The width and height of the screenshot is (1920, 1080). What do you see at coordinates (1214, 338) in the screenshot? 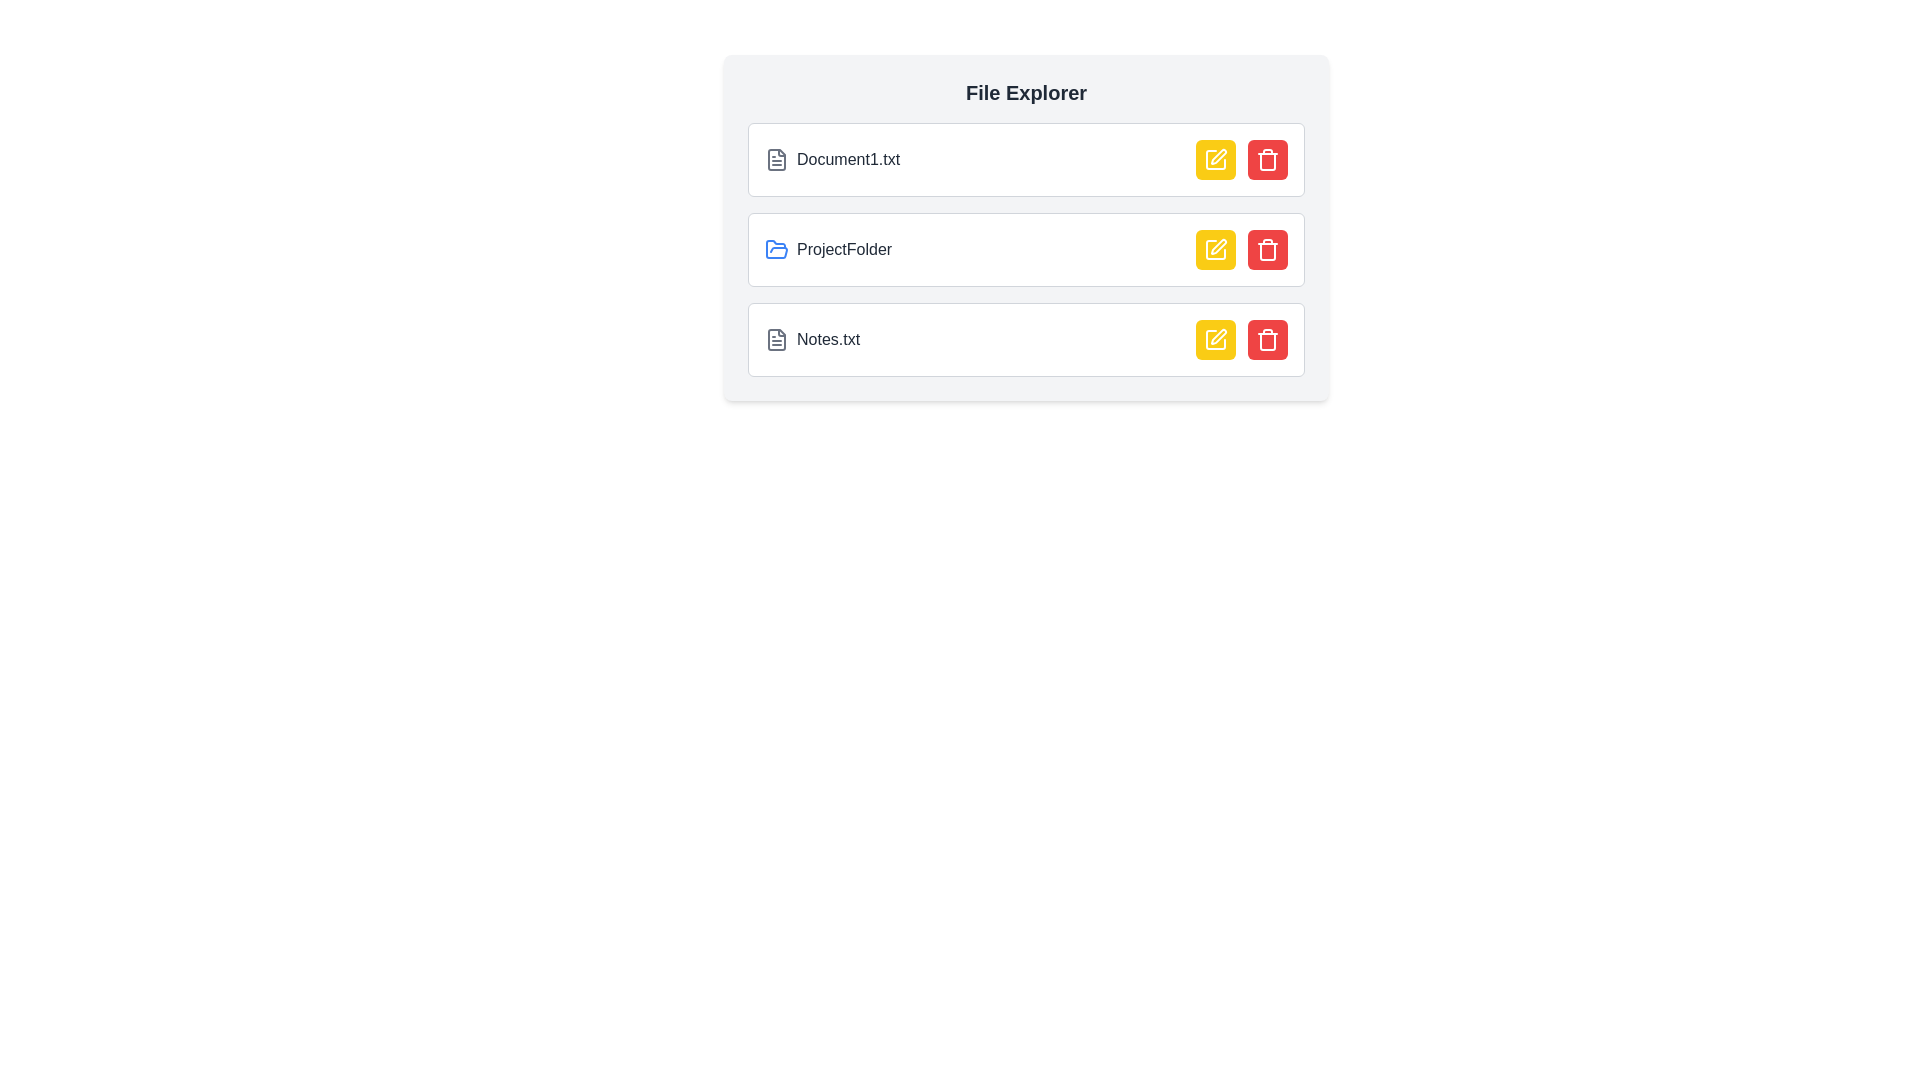
I see `the yellow icon resembling a pen located within the yellow button to the right of the 'Notes.txt' label` at bounding box center [1214, 338].